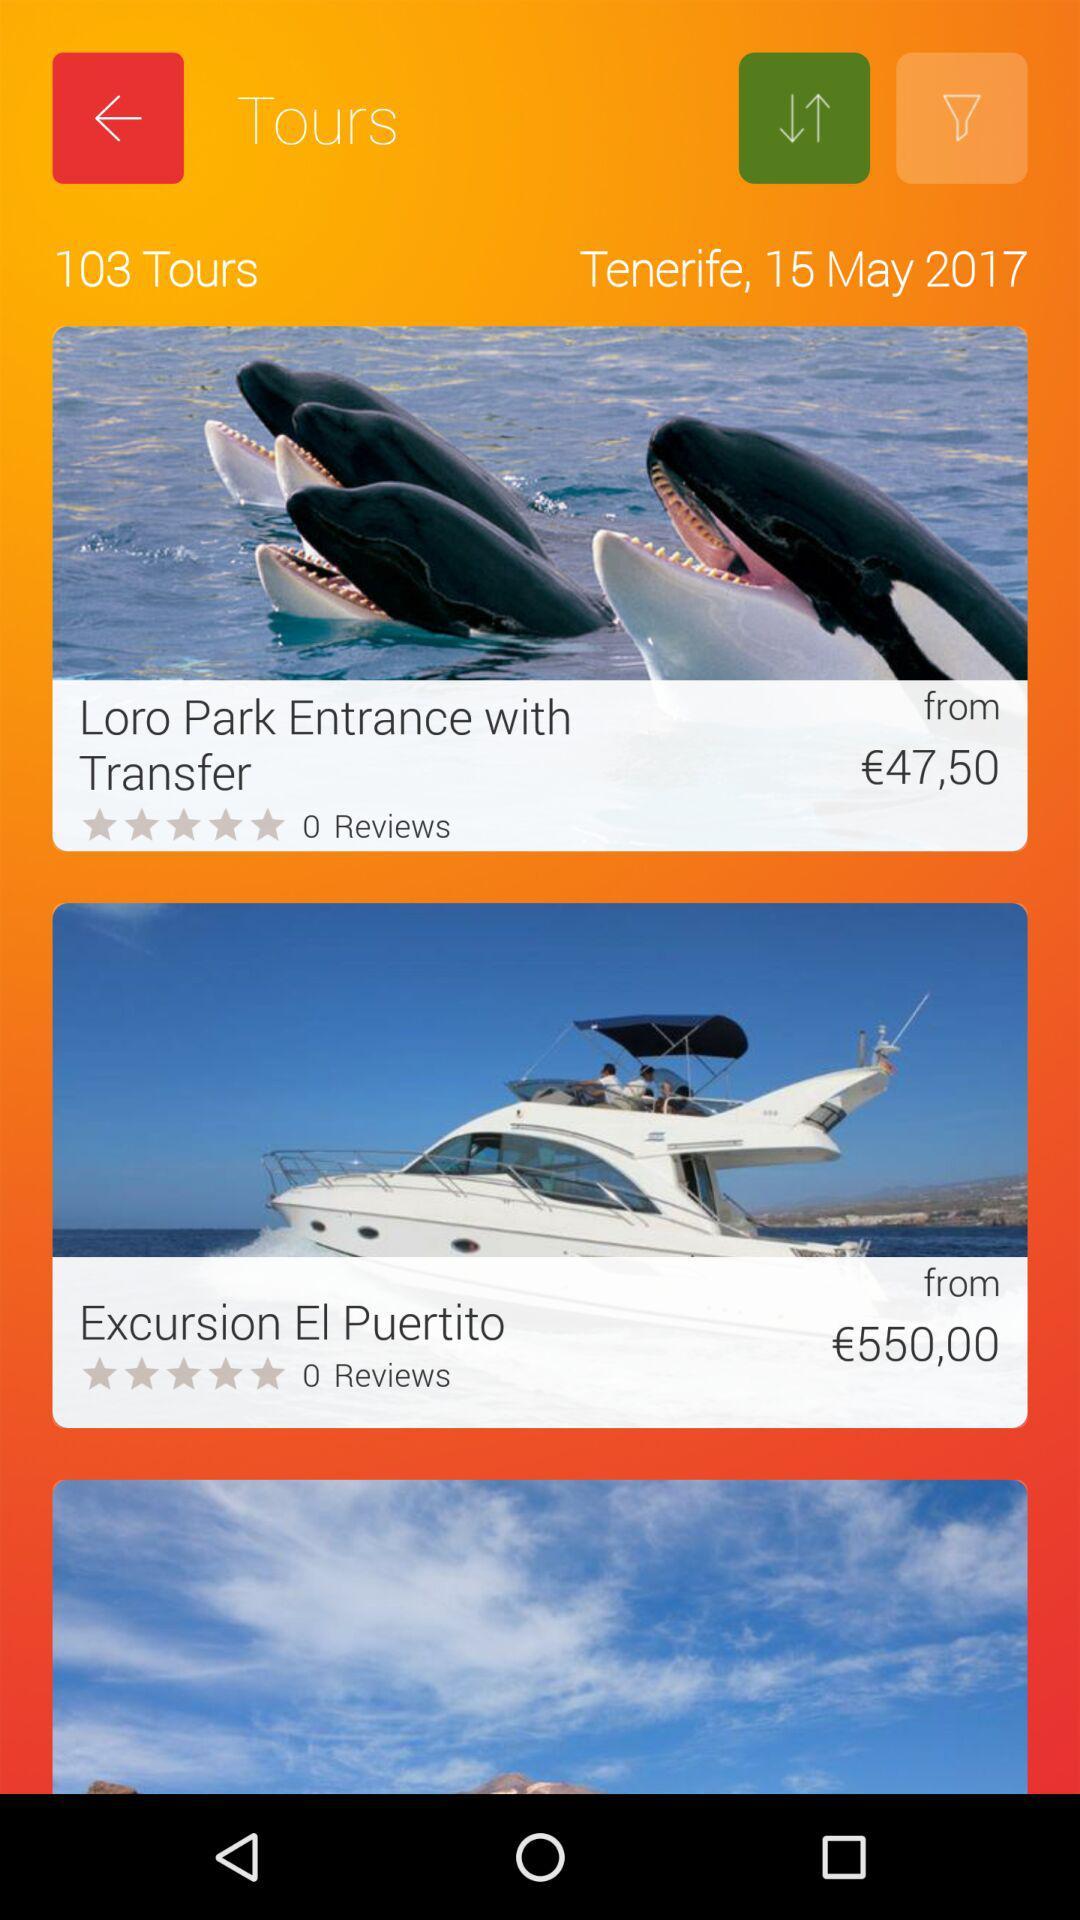 The width and height of the screenshot is (1080, 1920). I want to click on the icon below from item, so click(834, 1342).